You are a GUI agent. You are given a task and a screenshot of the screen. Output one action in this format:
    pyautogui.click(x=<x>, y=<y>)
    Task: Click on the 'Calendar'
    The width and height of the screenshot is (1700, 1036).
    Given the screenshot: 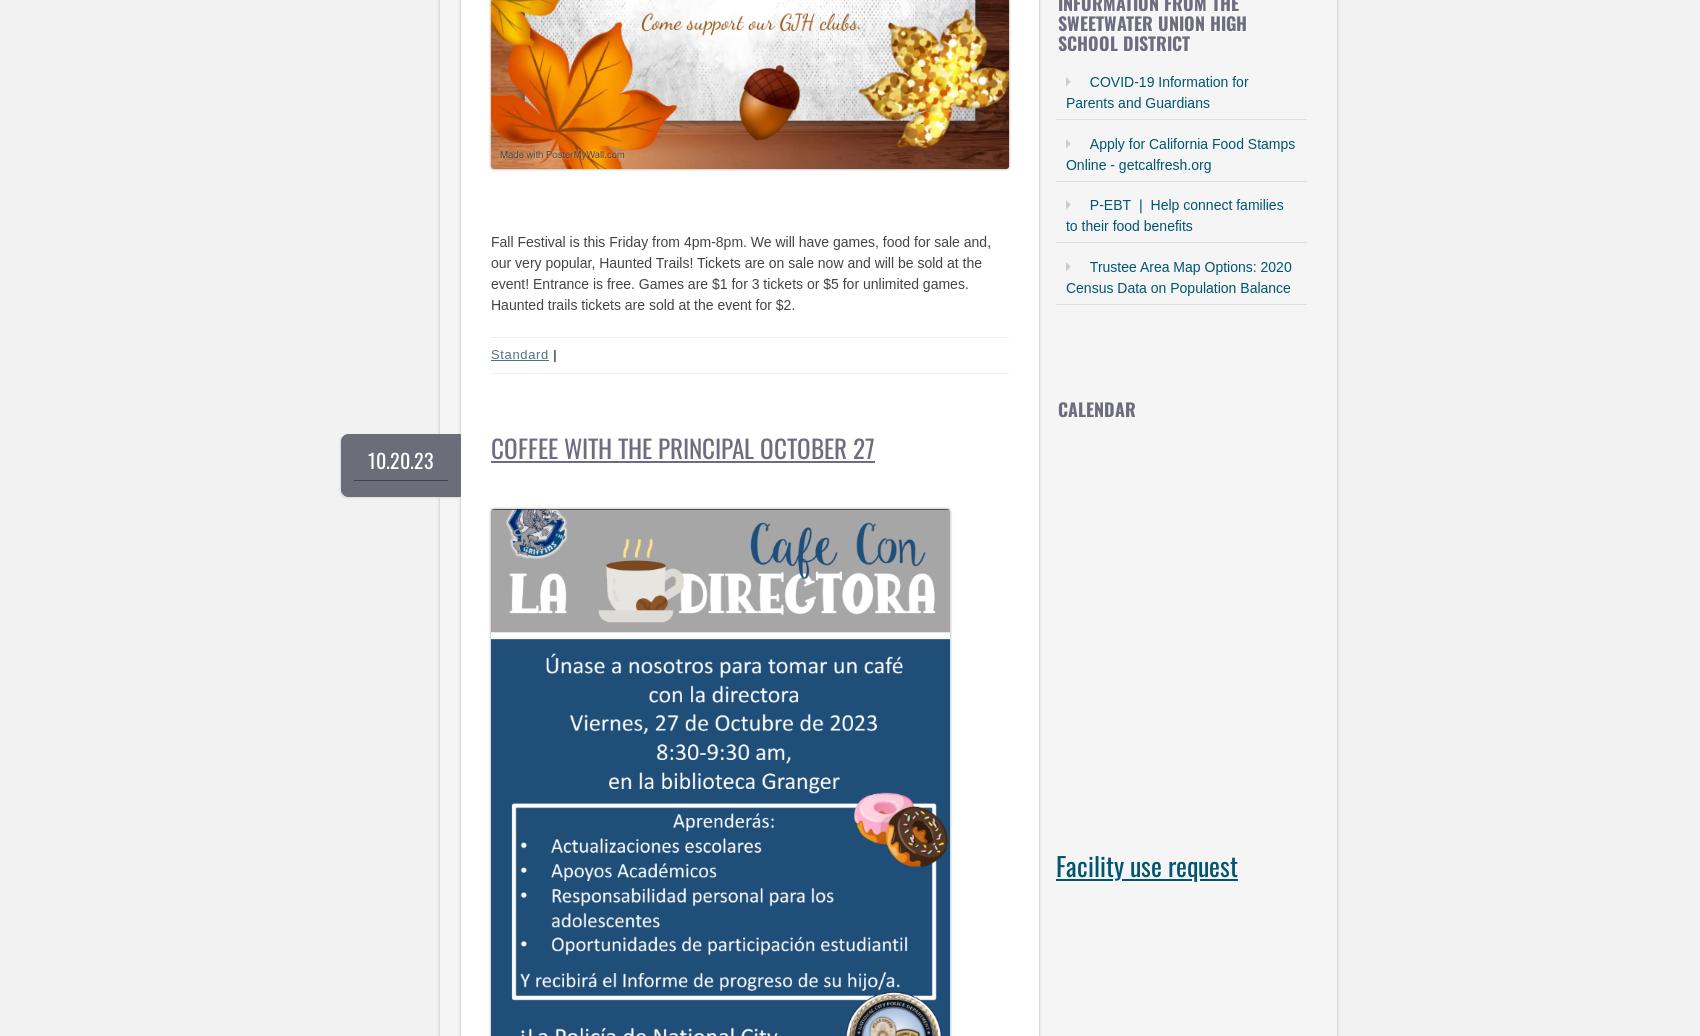 What is the action you would take?
    pyautogui.click(x=1095, y=407)
    